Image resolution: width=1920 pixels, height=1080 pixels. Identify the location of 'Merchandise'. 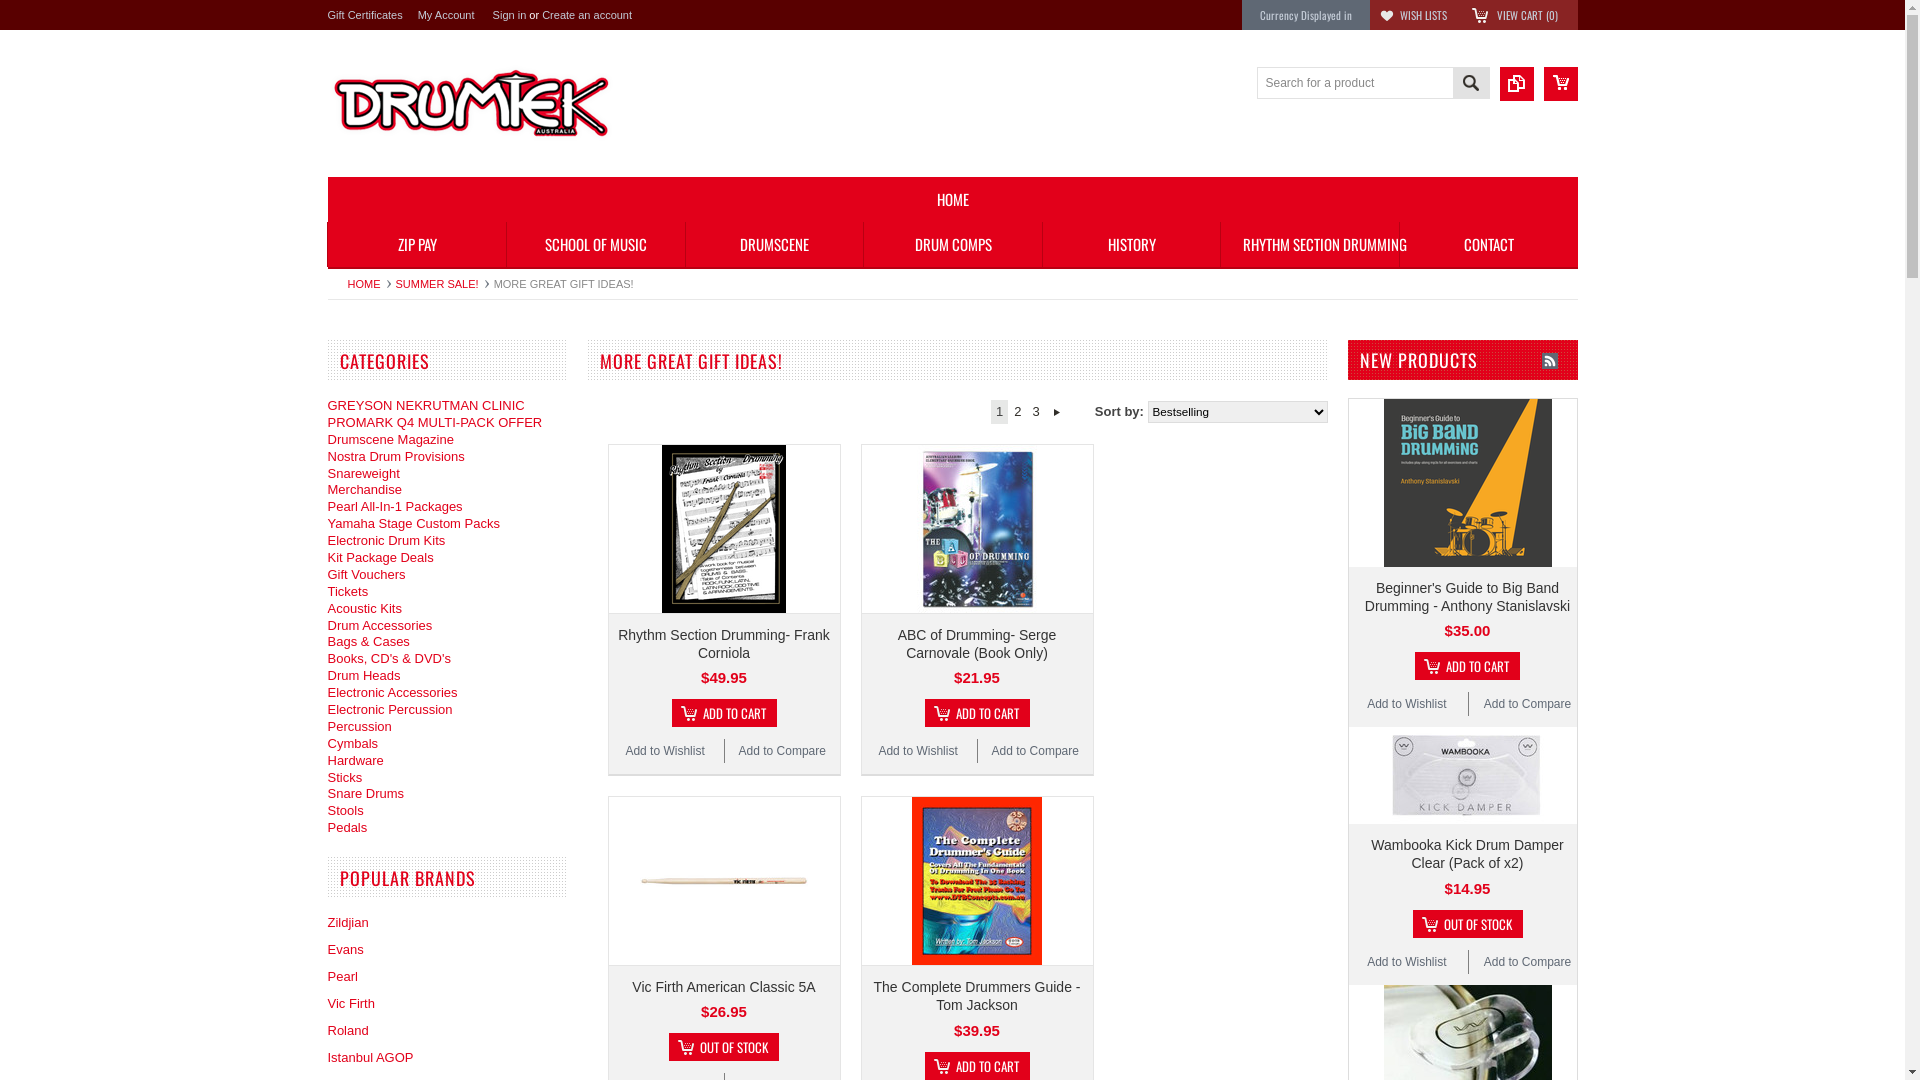
(364, 489).